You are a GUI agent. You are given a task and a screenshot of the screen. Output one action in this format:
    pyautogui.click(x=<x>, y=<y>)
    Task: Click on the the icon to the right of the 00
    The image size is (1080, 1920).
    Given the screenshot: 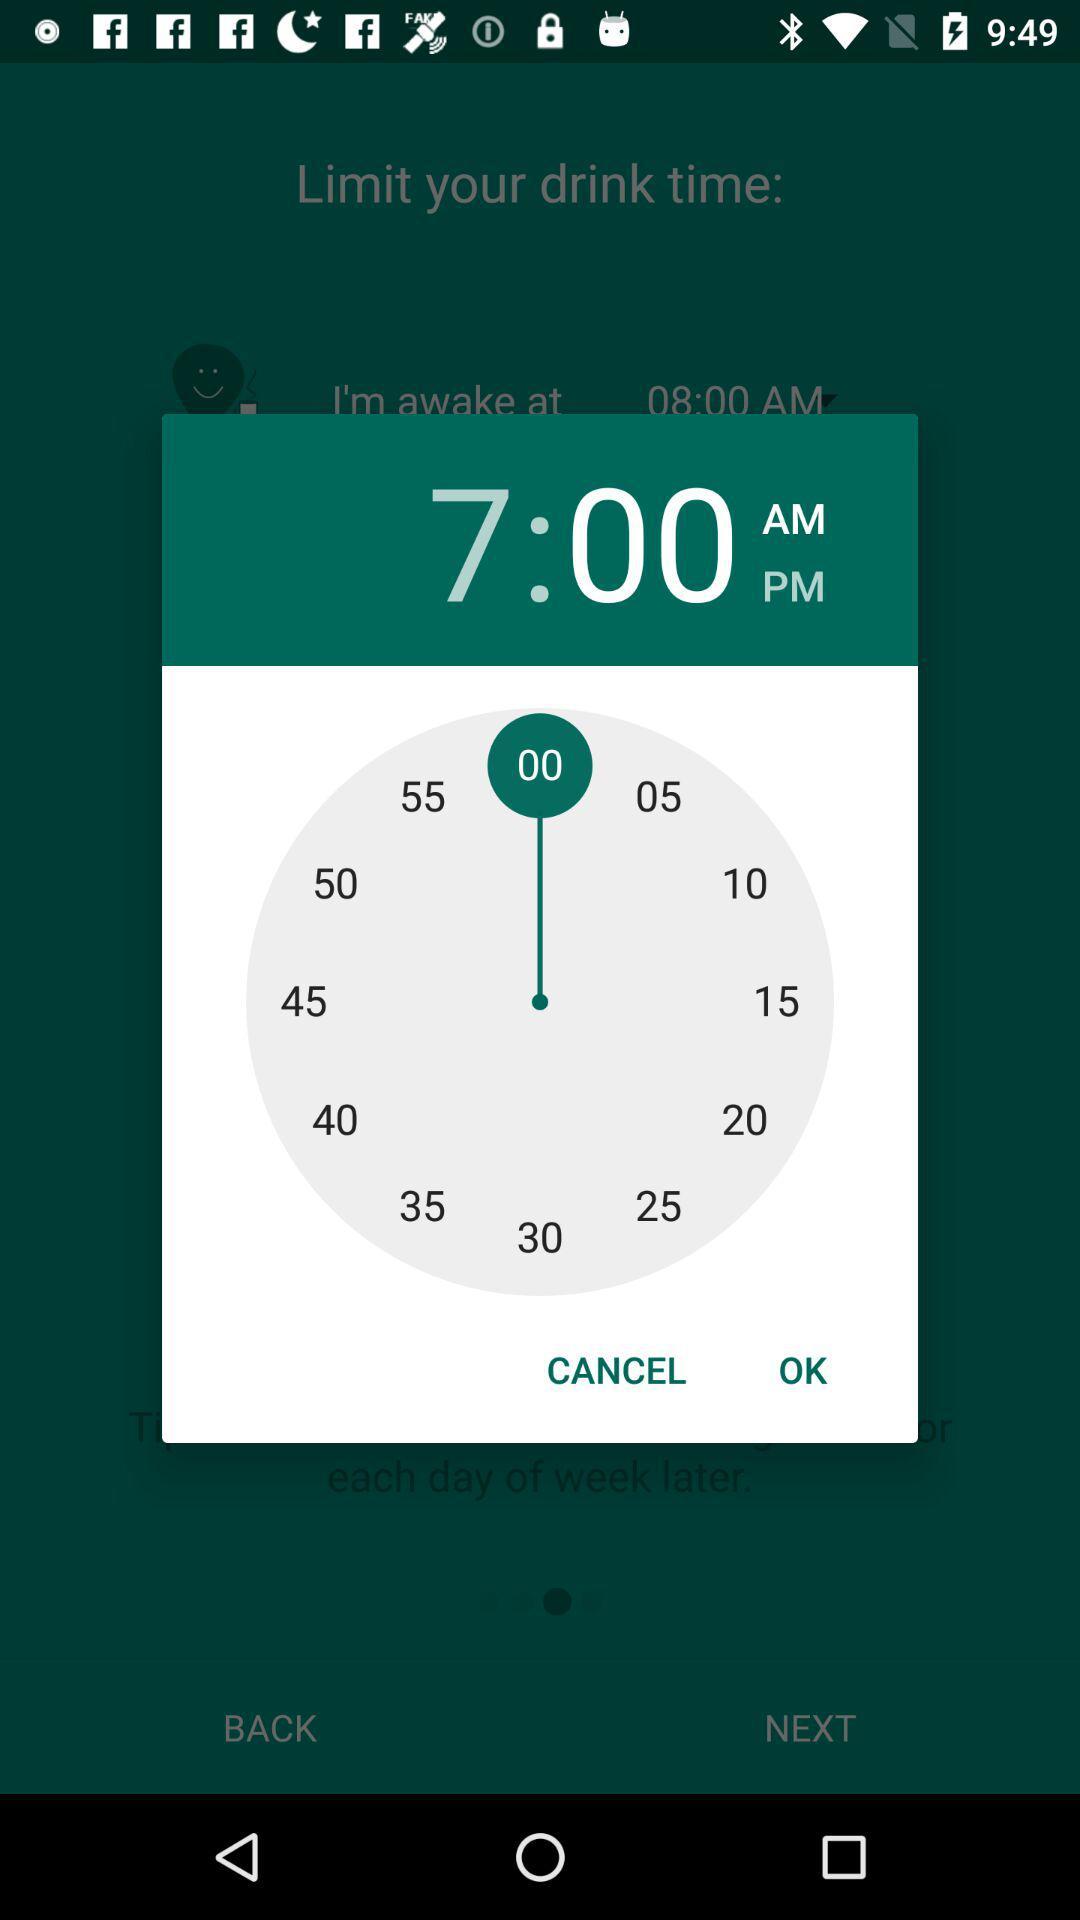 What is the action you would take?
    pyautogui.click(x=792, y=578)
    